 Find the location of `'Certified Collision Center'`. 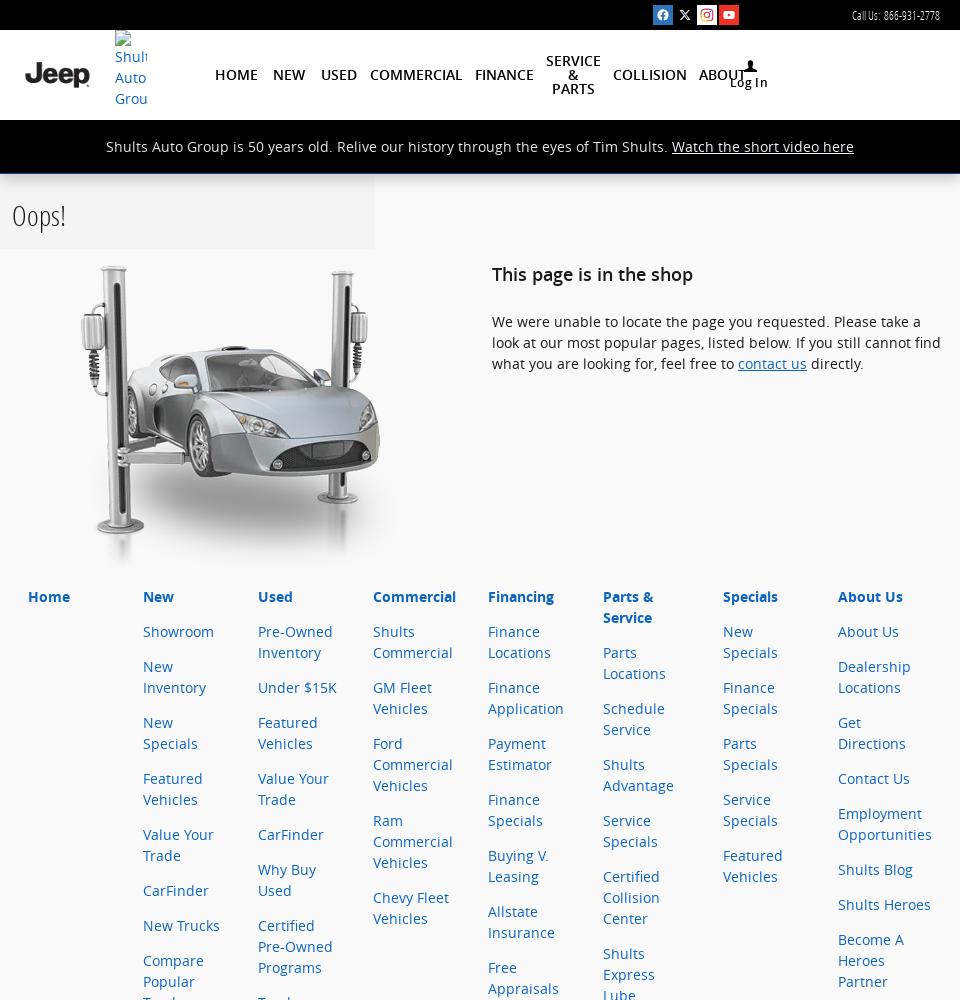

'Certified Collision Center' is located at coordinates (630, 897).